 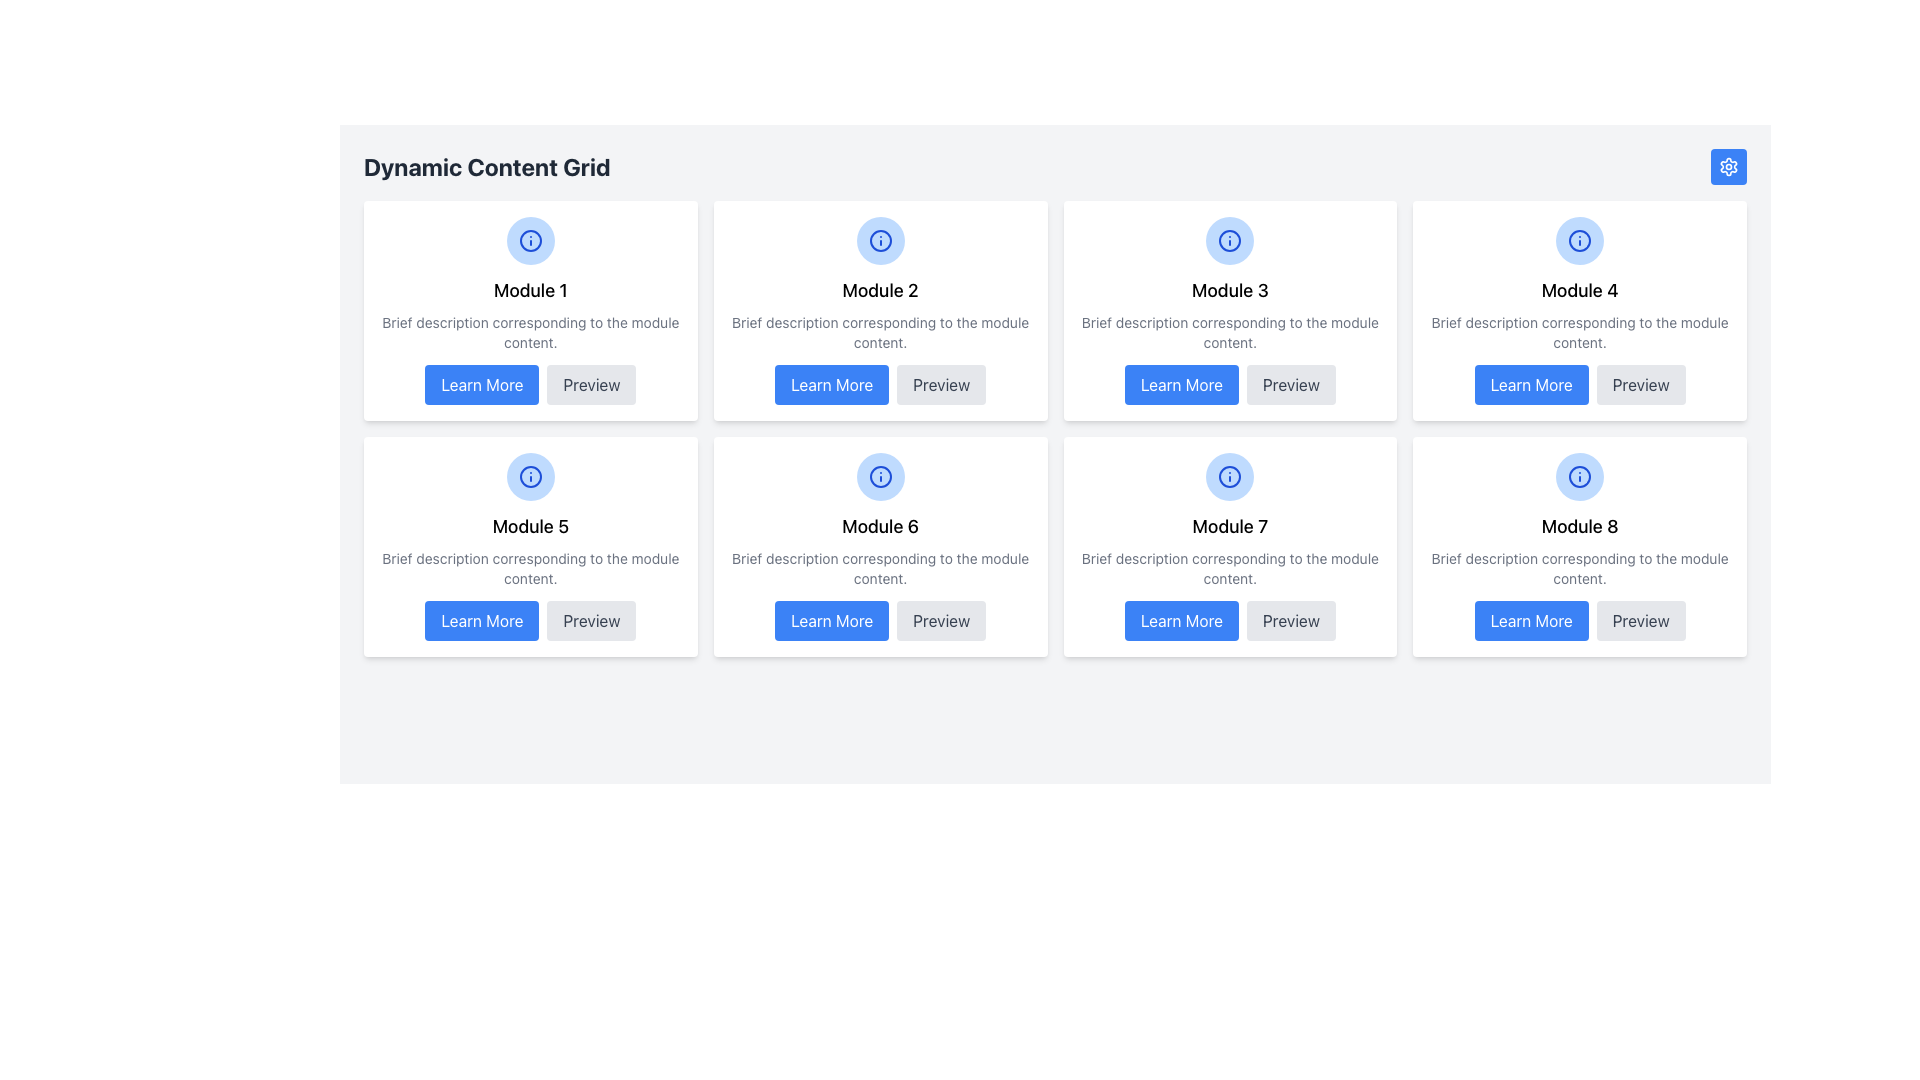 I want to click on the circular informational icon with a light blue background and a darker blue 'i' symbol located in the top row, third column of the 'Dynamic Content Grid', so click(x=1229, y=239).